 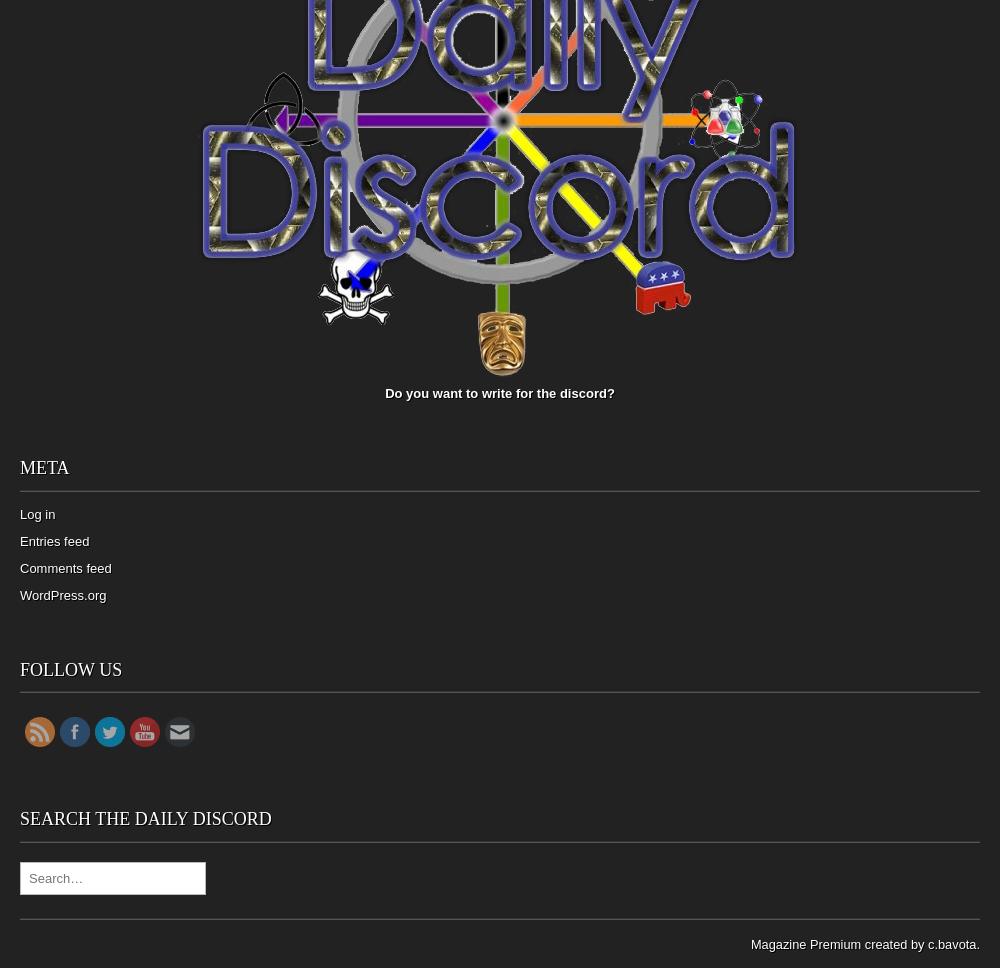 I want to click on 'Entries feed', so click(x=54, y=539).